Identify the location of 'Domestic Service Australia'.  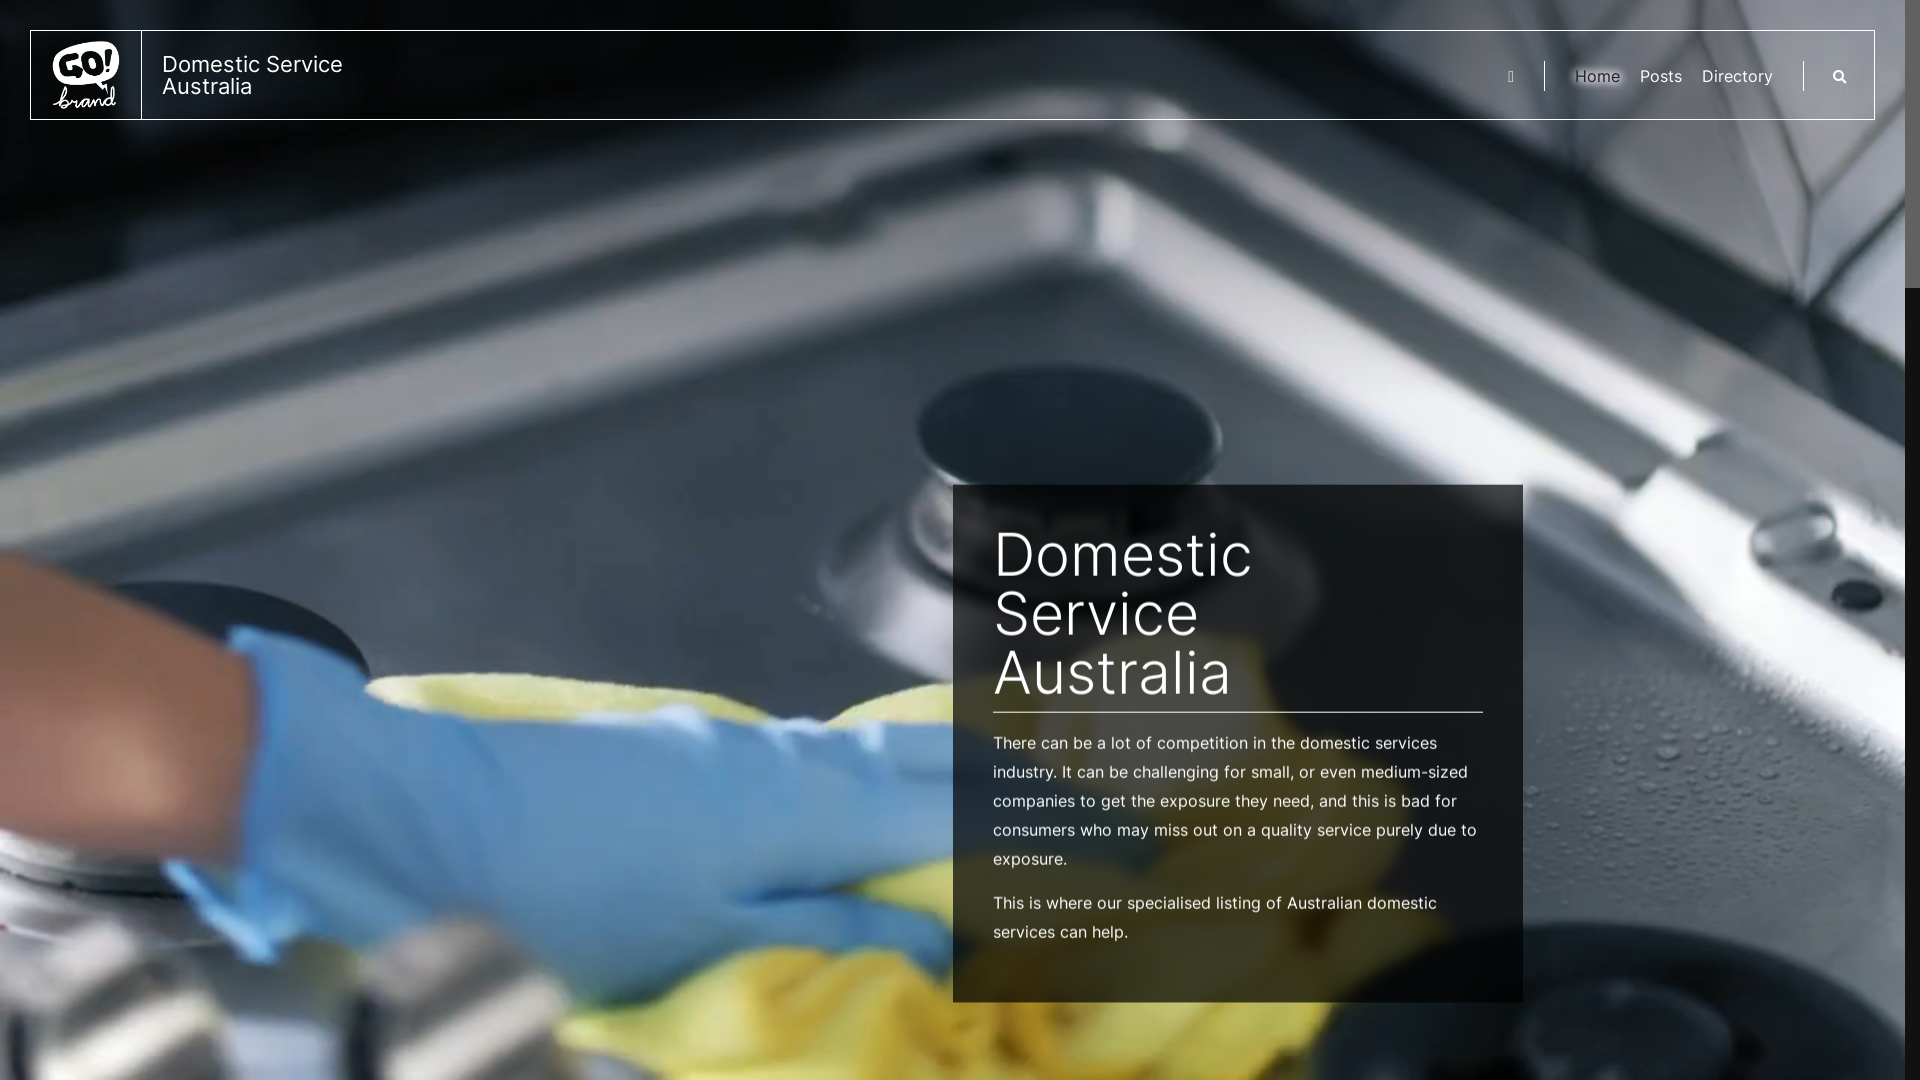
(211, 73).